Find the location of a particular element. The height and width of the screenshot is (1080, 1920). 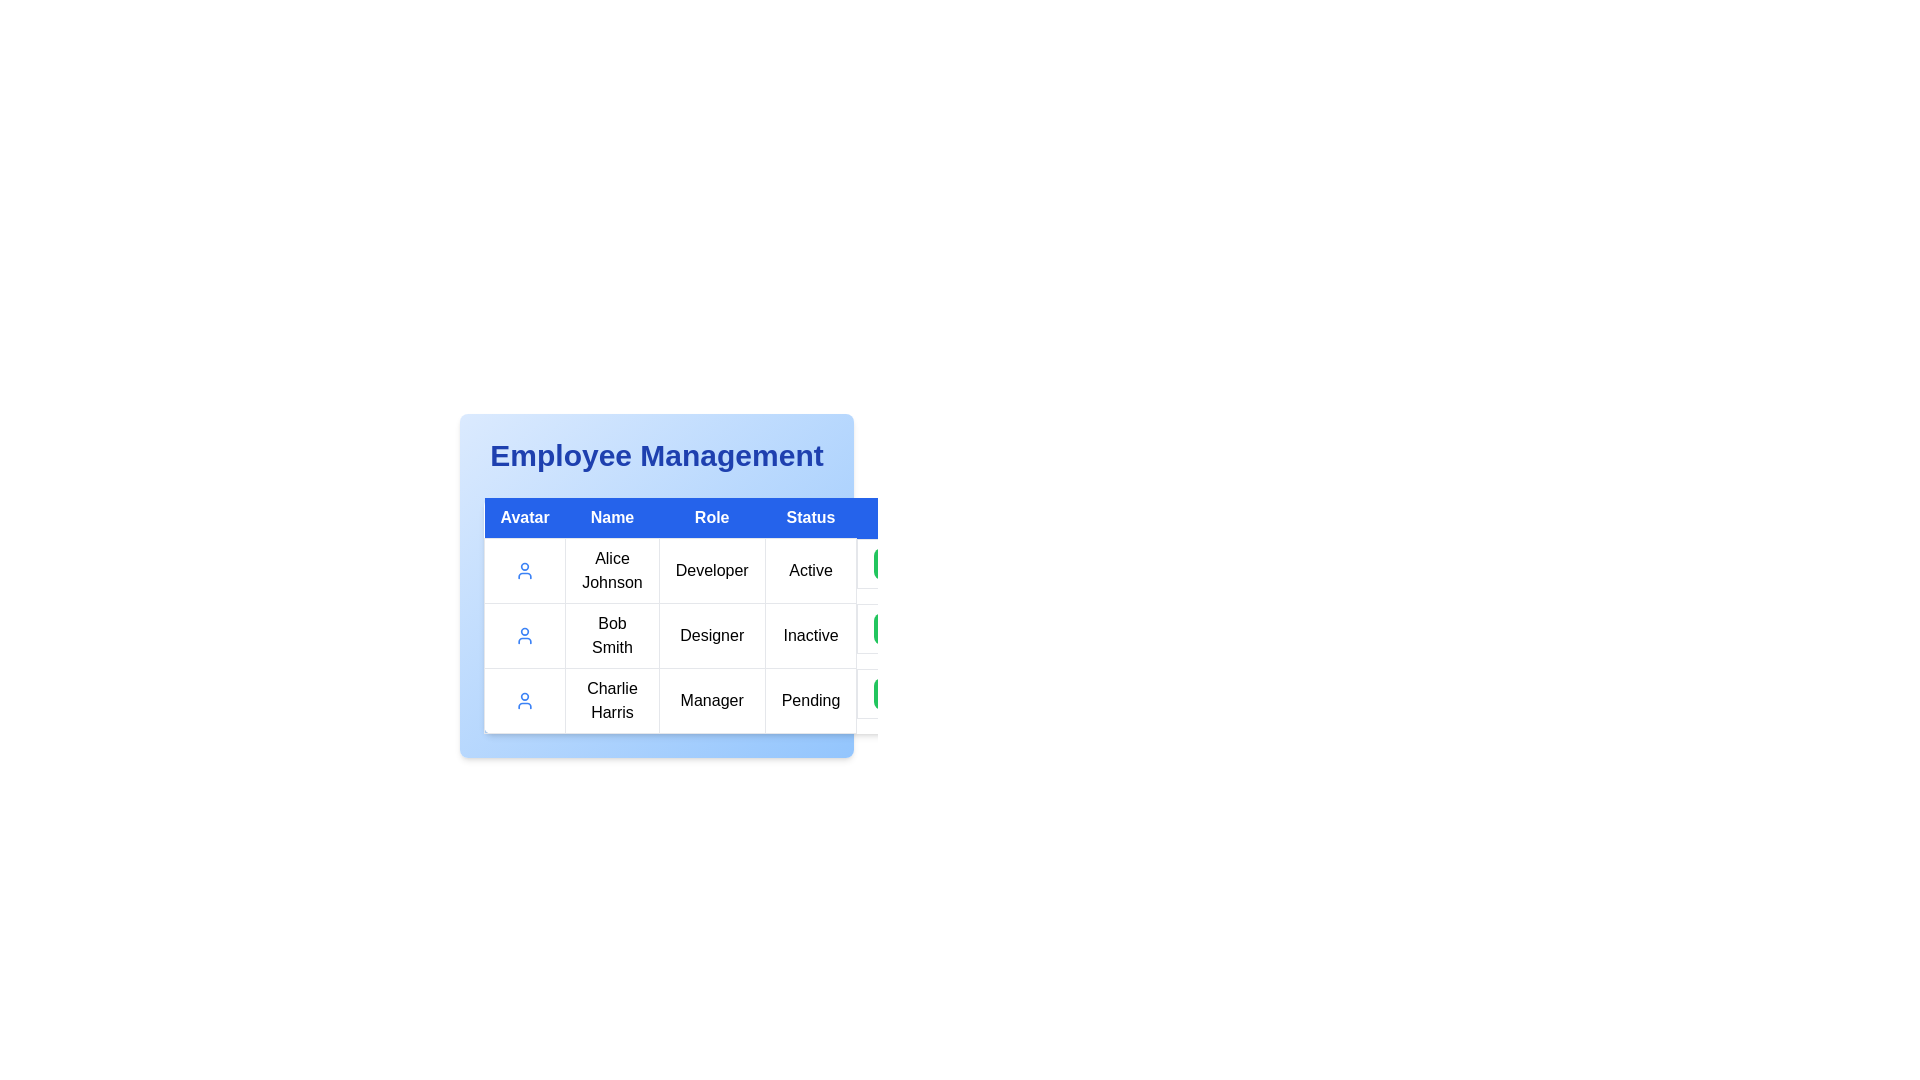

the avatar icon representing user 'Alice Johnson' from its current position in the table cell, as it supports drag-and-drop actions is located at coordinates (525, 570).